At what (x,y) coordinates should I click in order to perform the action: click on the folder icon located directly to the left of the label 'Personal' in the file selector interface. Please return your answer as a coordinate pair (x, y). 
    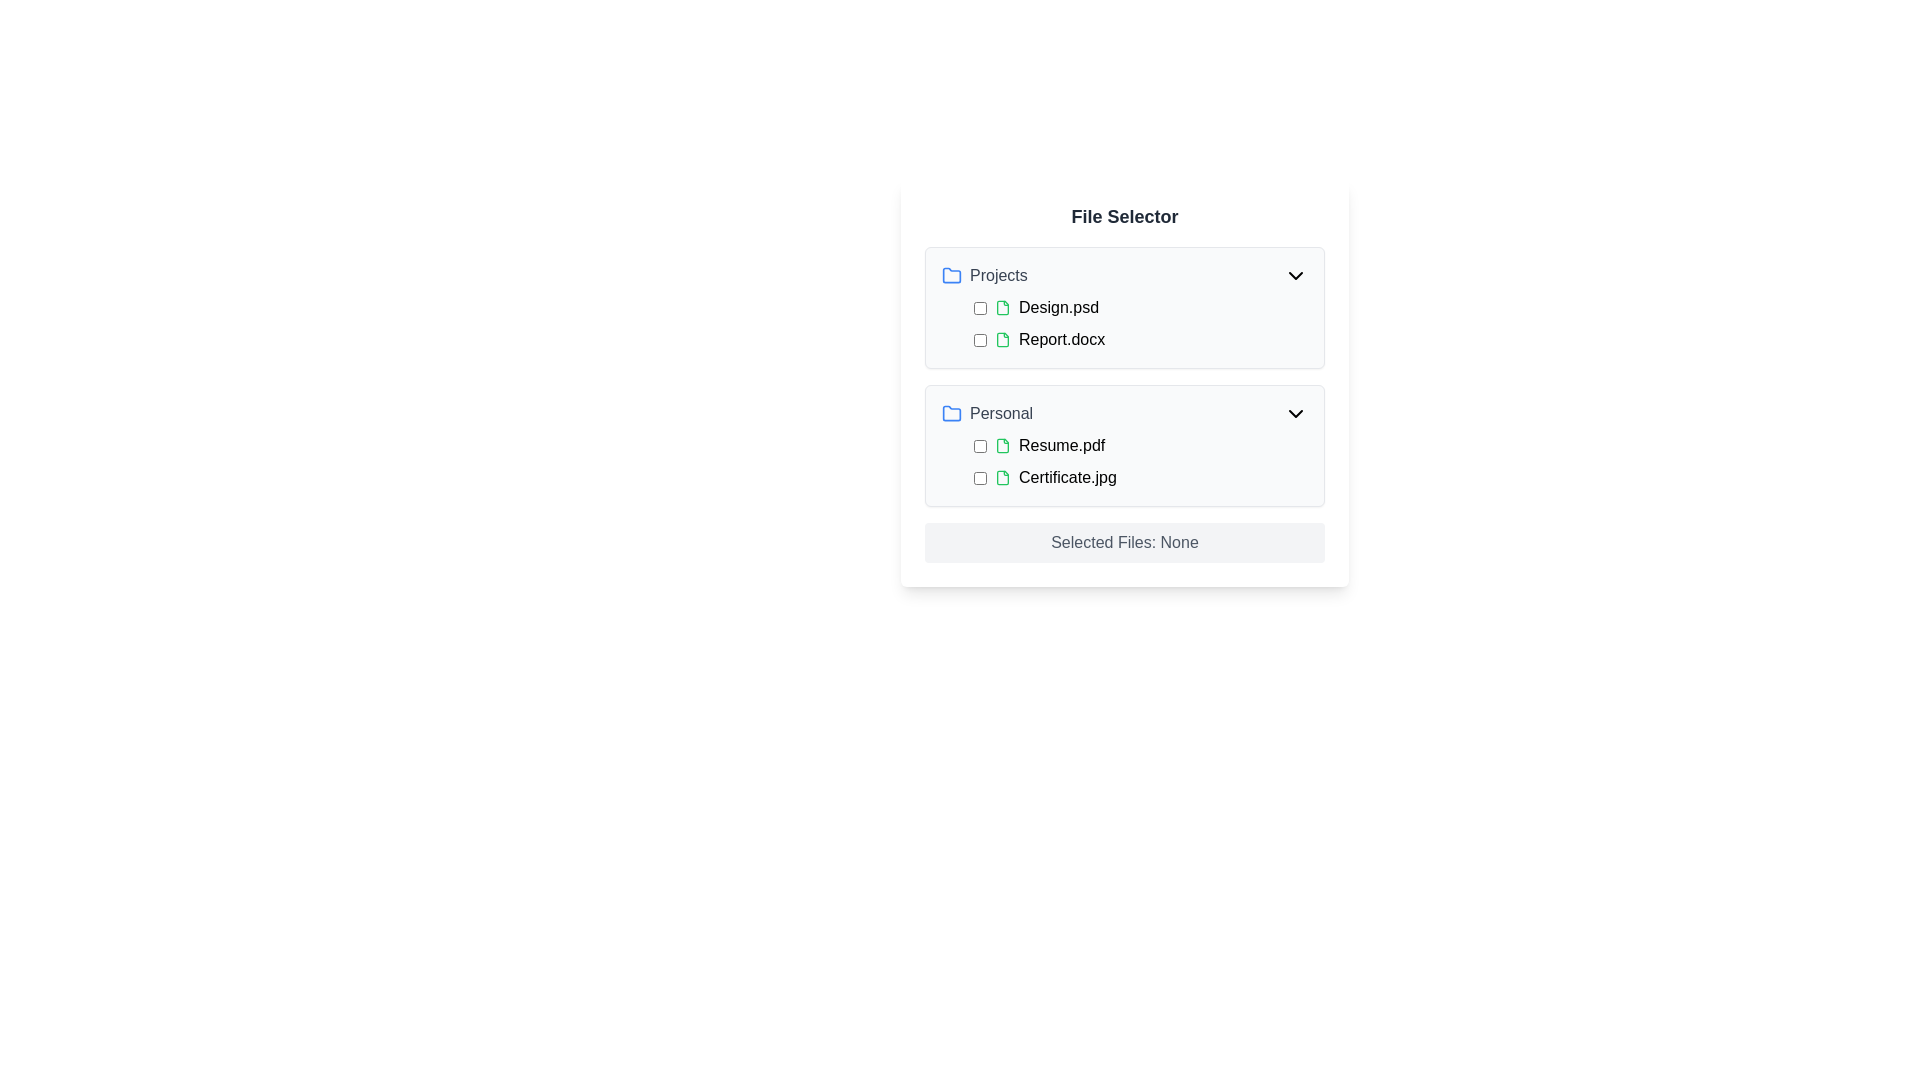
    Looking at the image, I should click on (950, 411).